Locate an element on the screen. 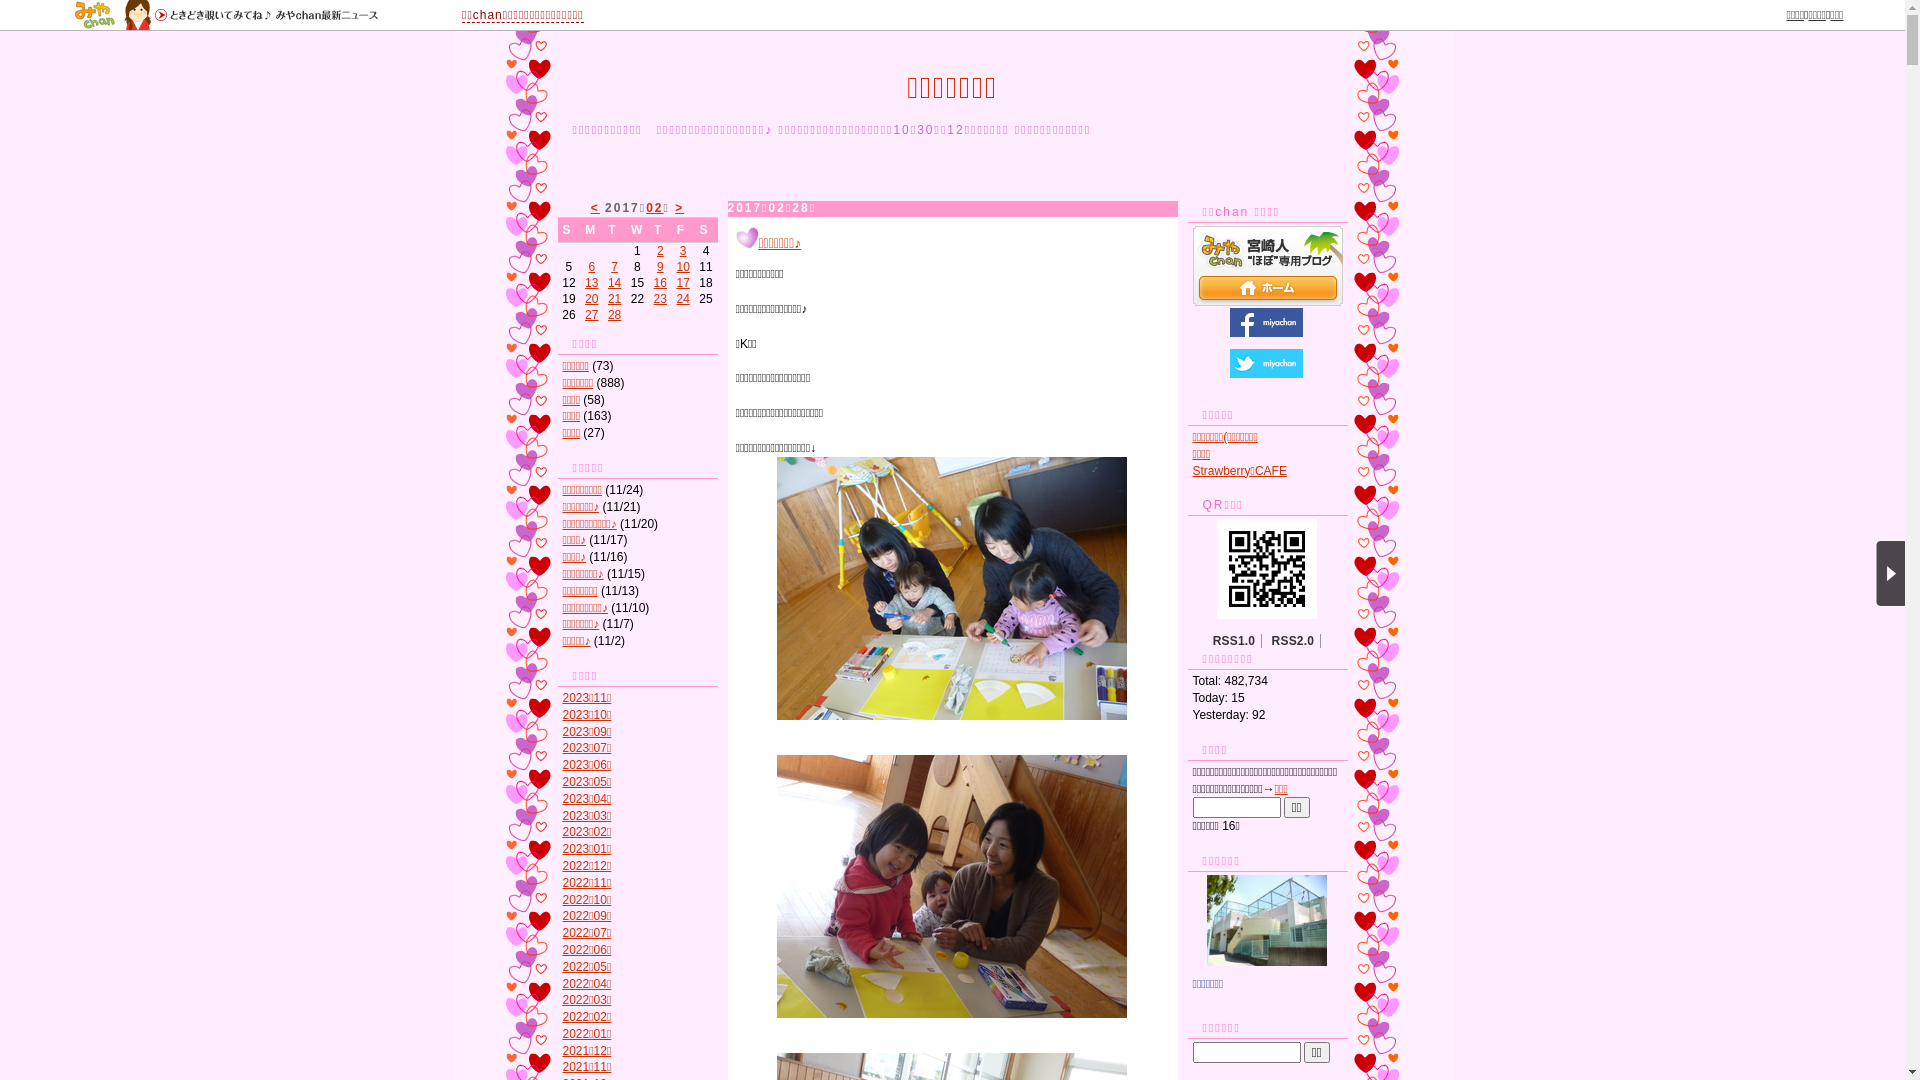 The image size is (1920, 1080). '23' is located at coordinates (660, 299).